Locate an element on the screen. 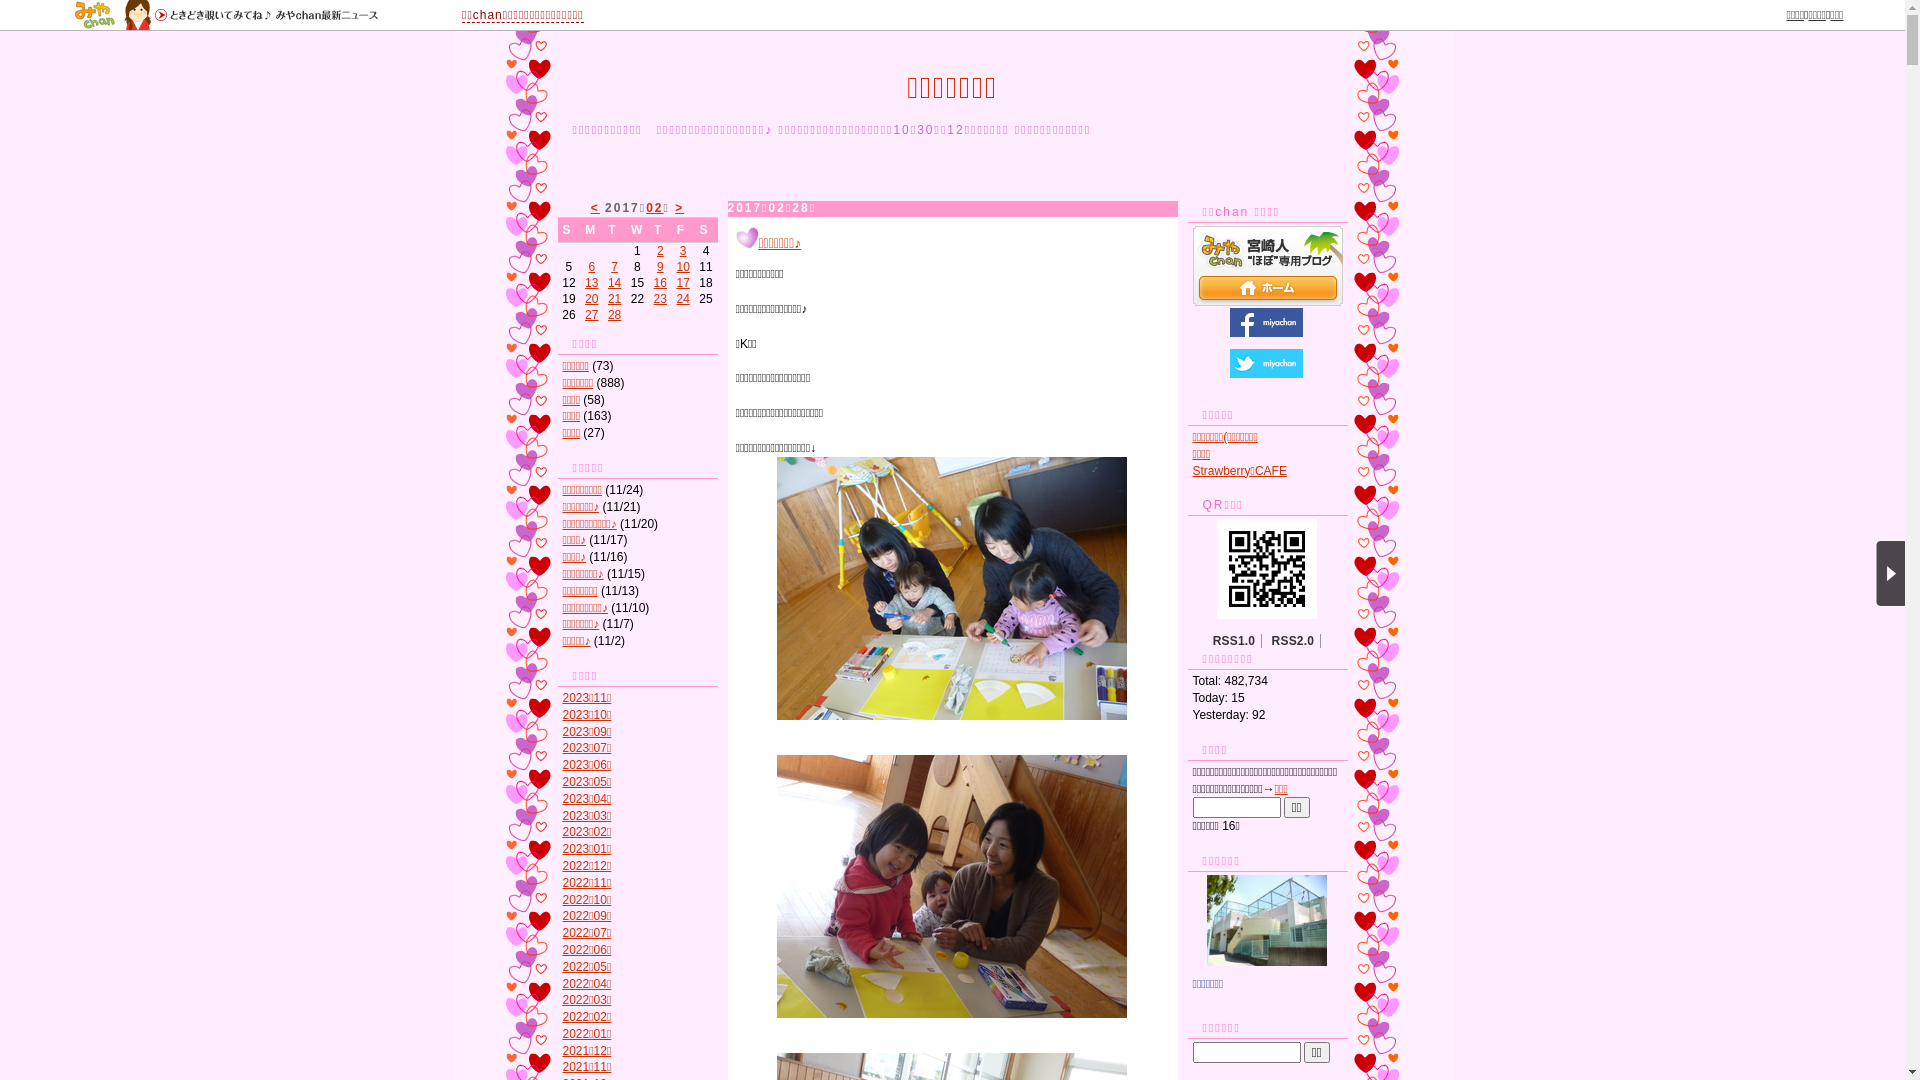 The image size is (1920, 1080). '23' is located at coordinates (660, 299).